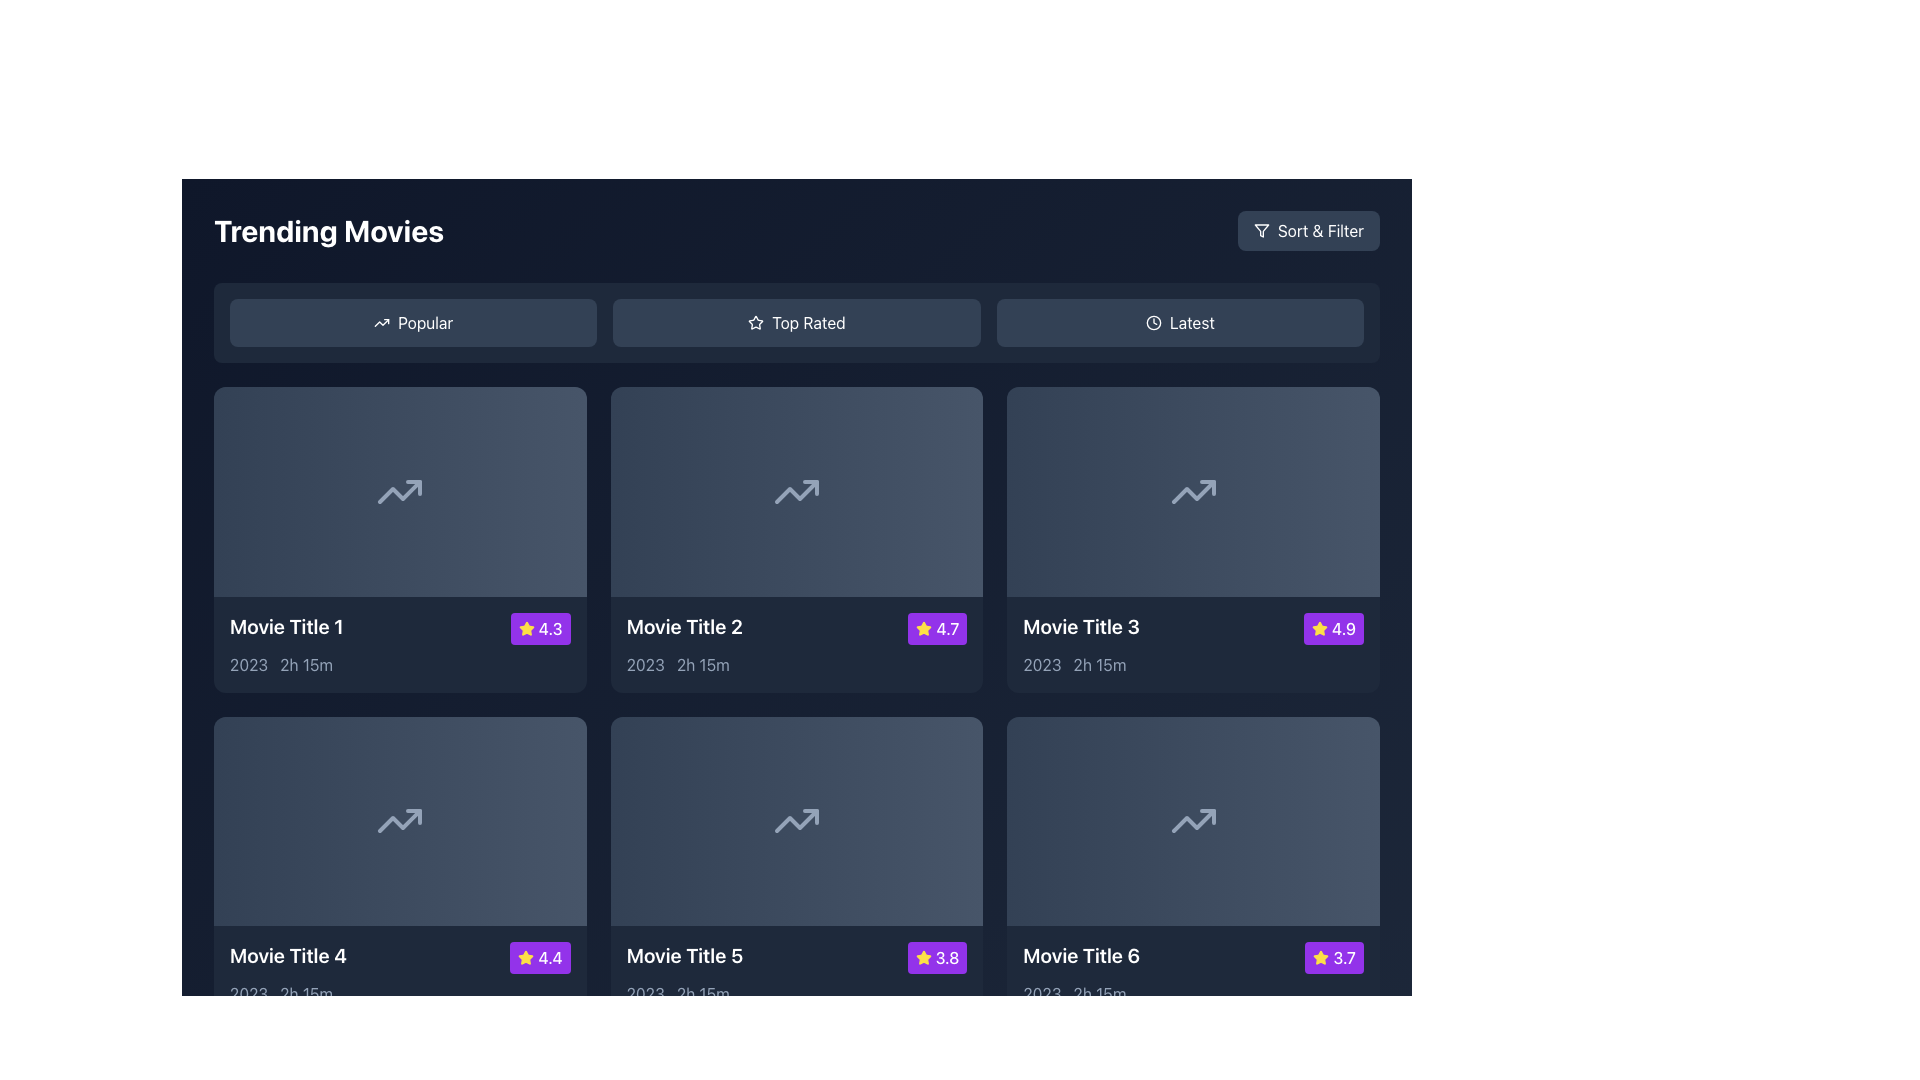  I want to click on the star icon representing the rating system, which is located to the left of the text '4.7', so click(923, 627).